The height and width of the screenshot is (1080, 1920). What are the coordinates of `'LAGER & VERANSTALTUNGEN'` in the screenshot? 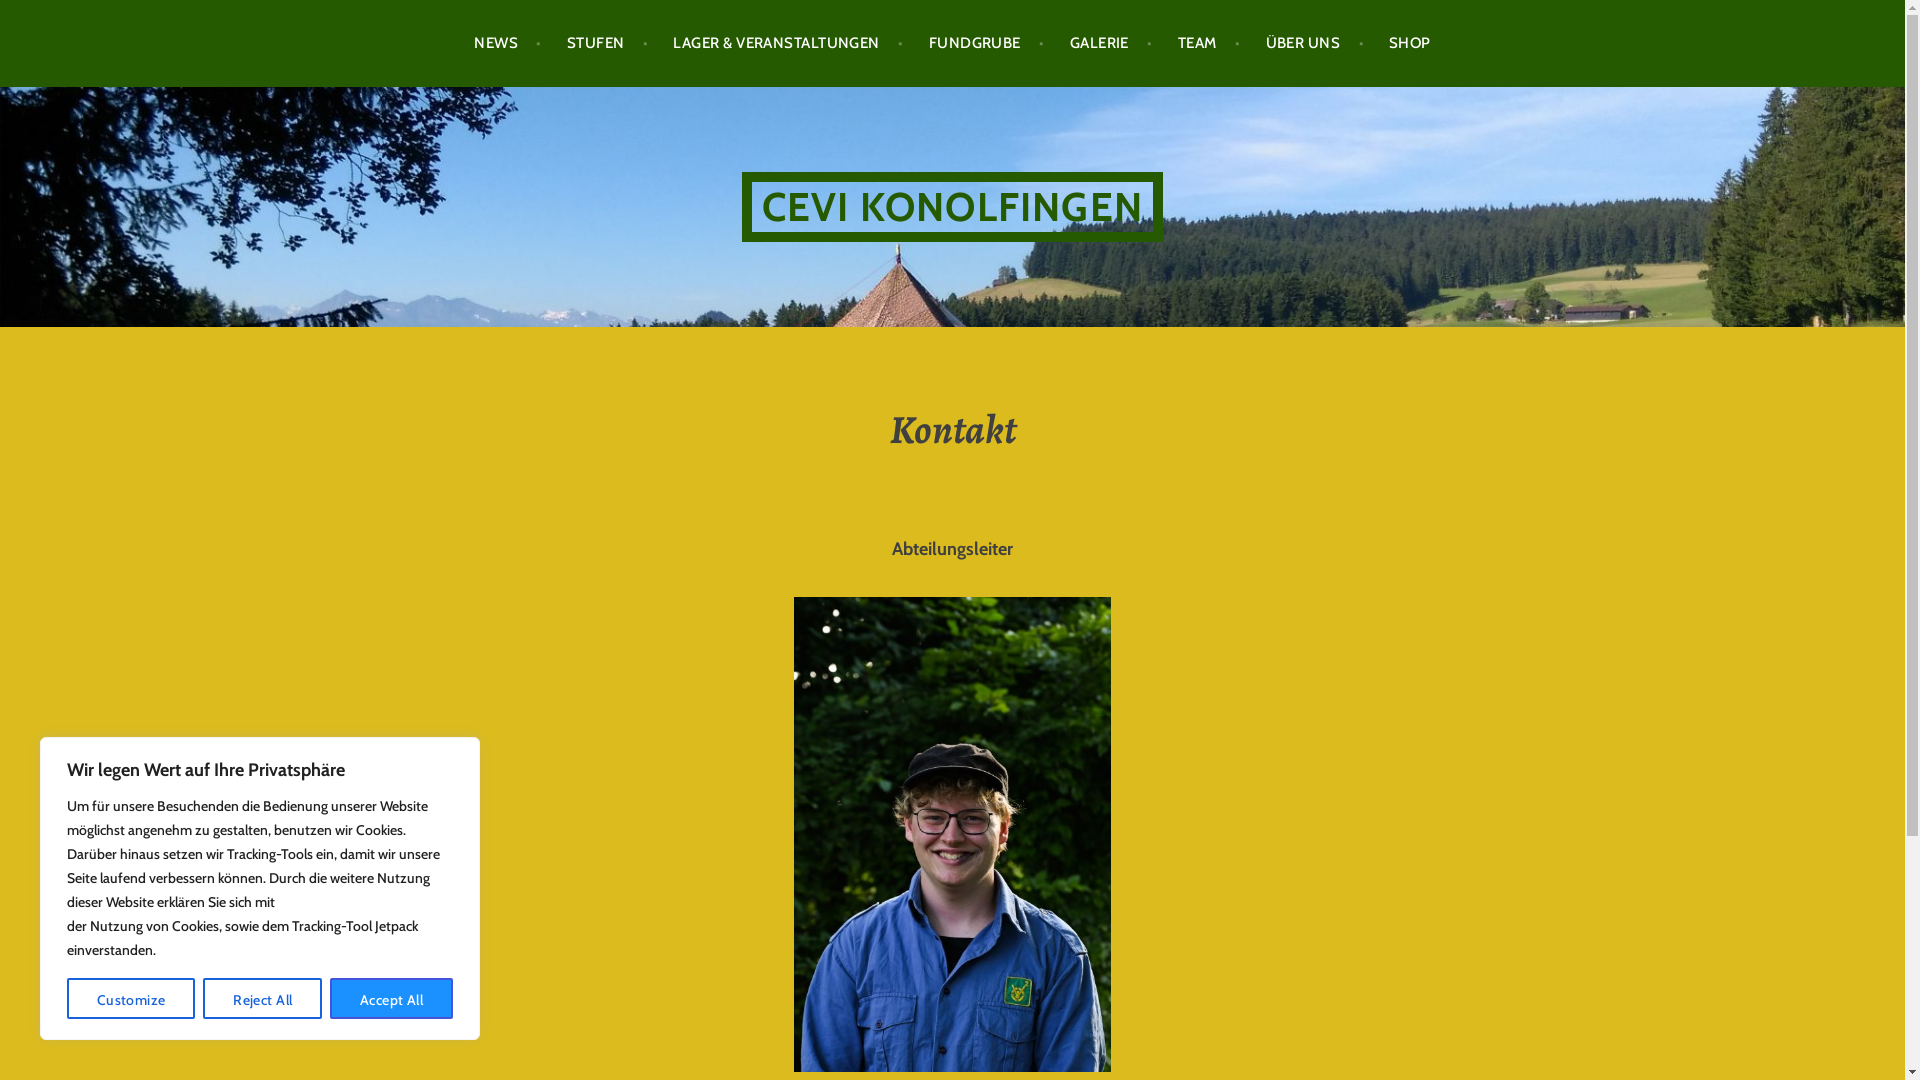 It's located at (786, 43).